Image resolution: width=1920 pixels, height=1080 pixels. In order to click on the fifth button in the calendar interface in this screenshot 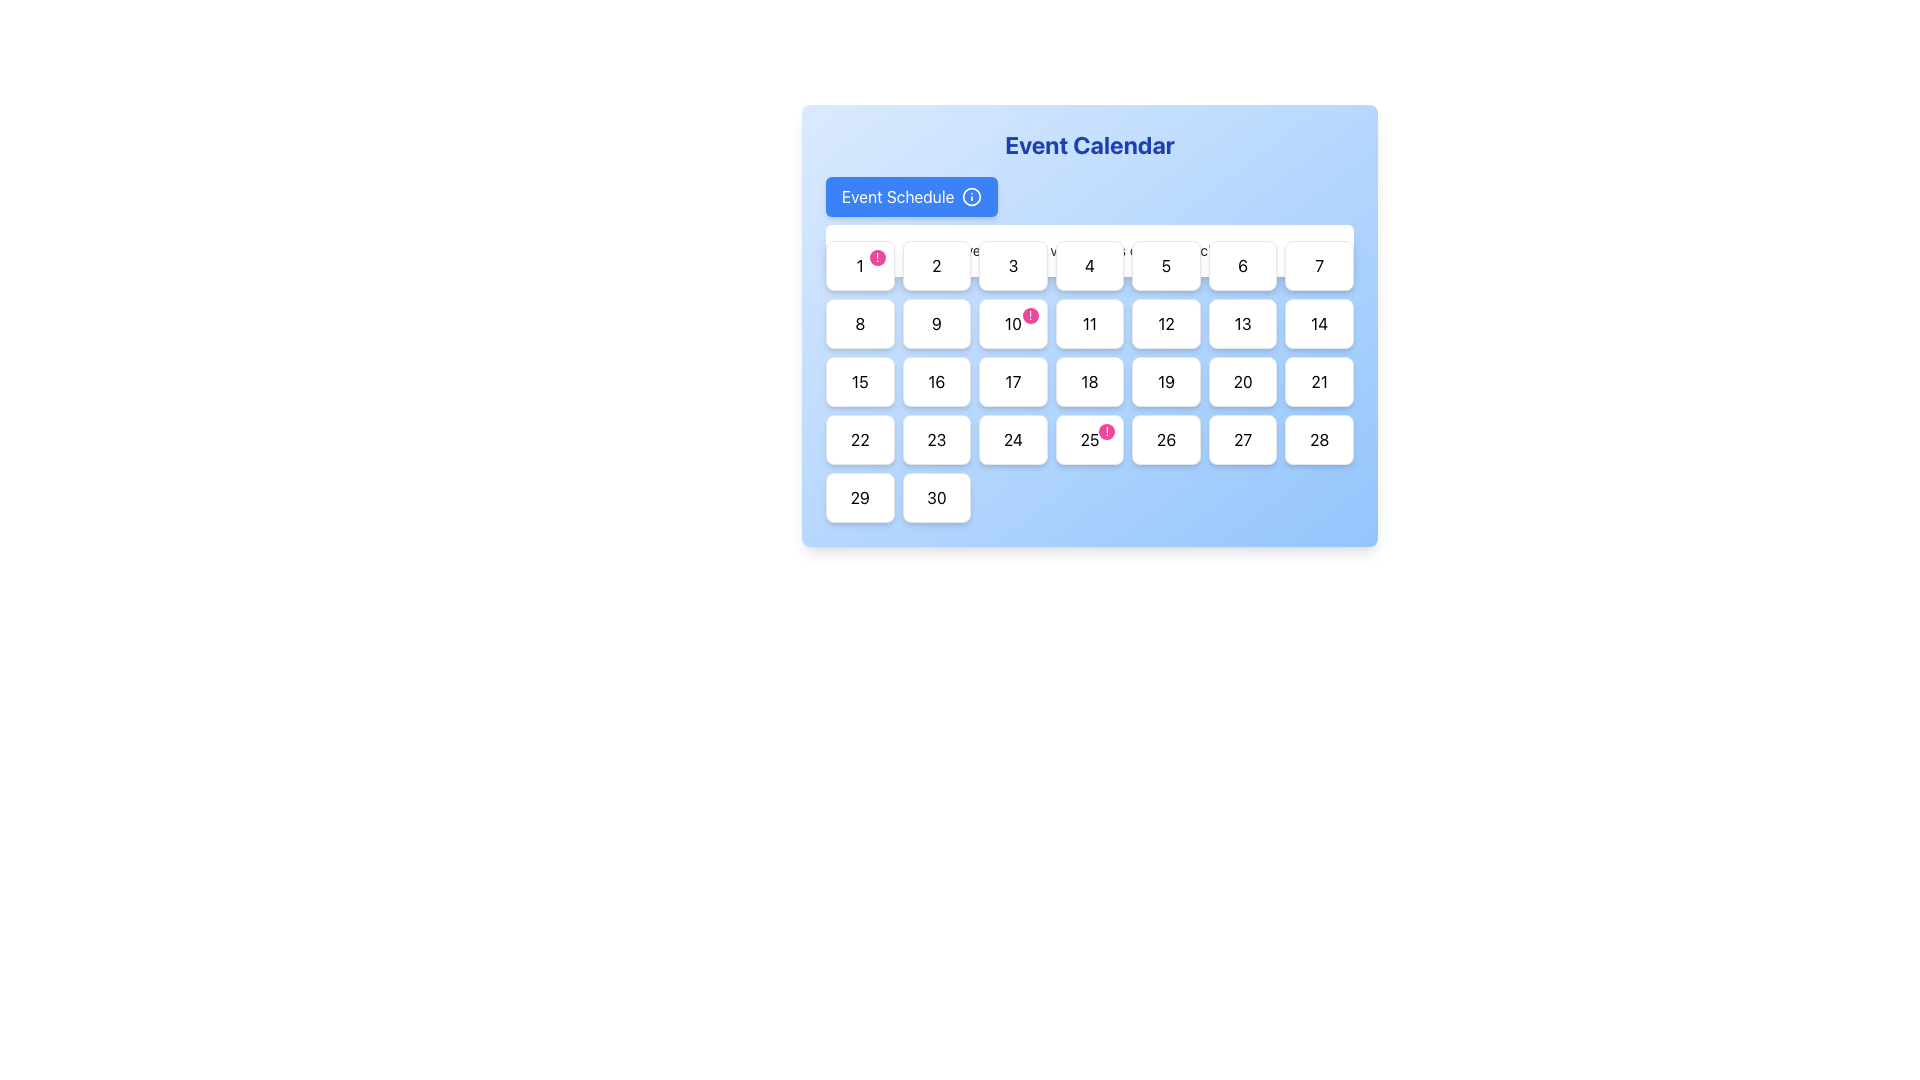, I will do `click(1166, 265)`.